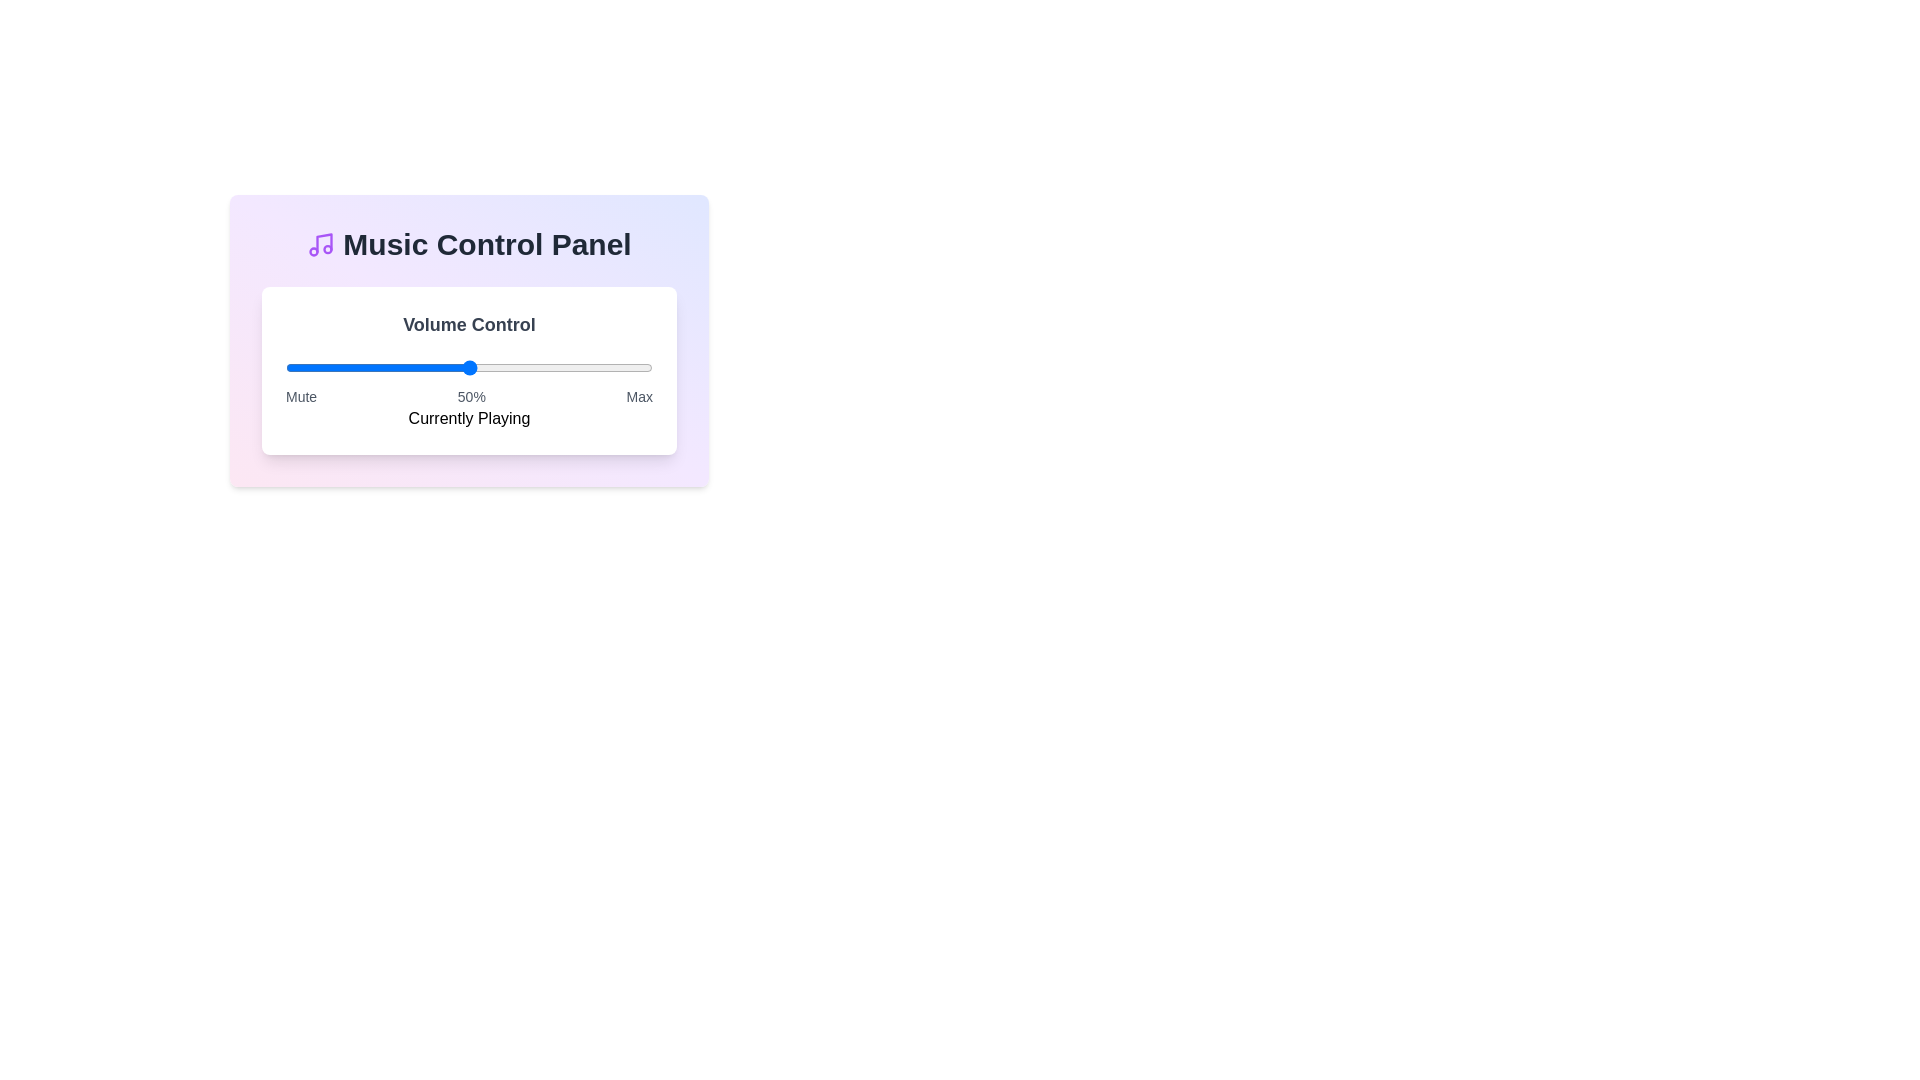 This screenshot has height=1080, width=1920. Describe the element at coordinates (374, 367) in the screenshot. I see `the volume slider to 24% level` at that location.